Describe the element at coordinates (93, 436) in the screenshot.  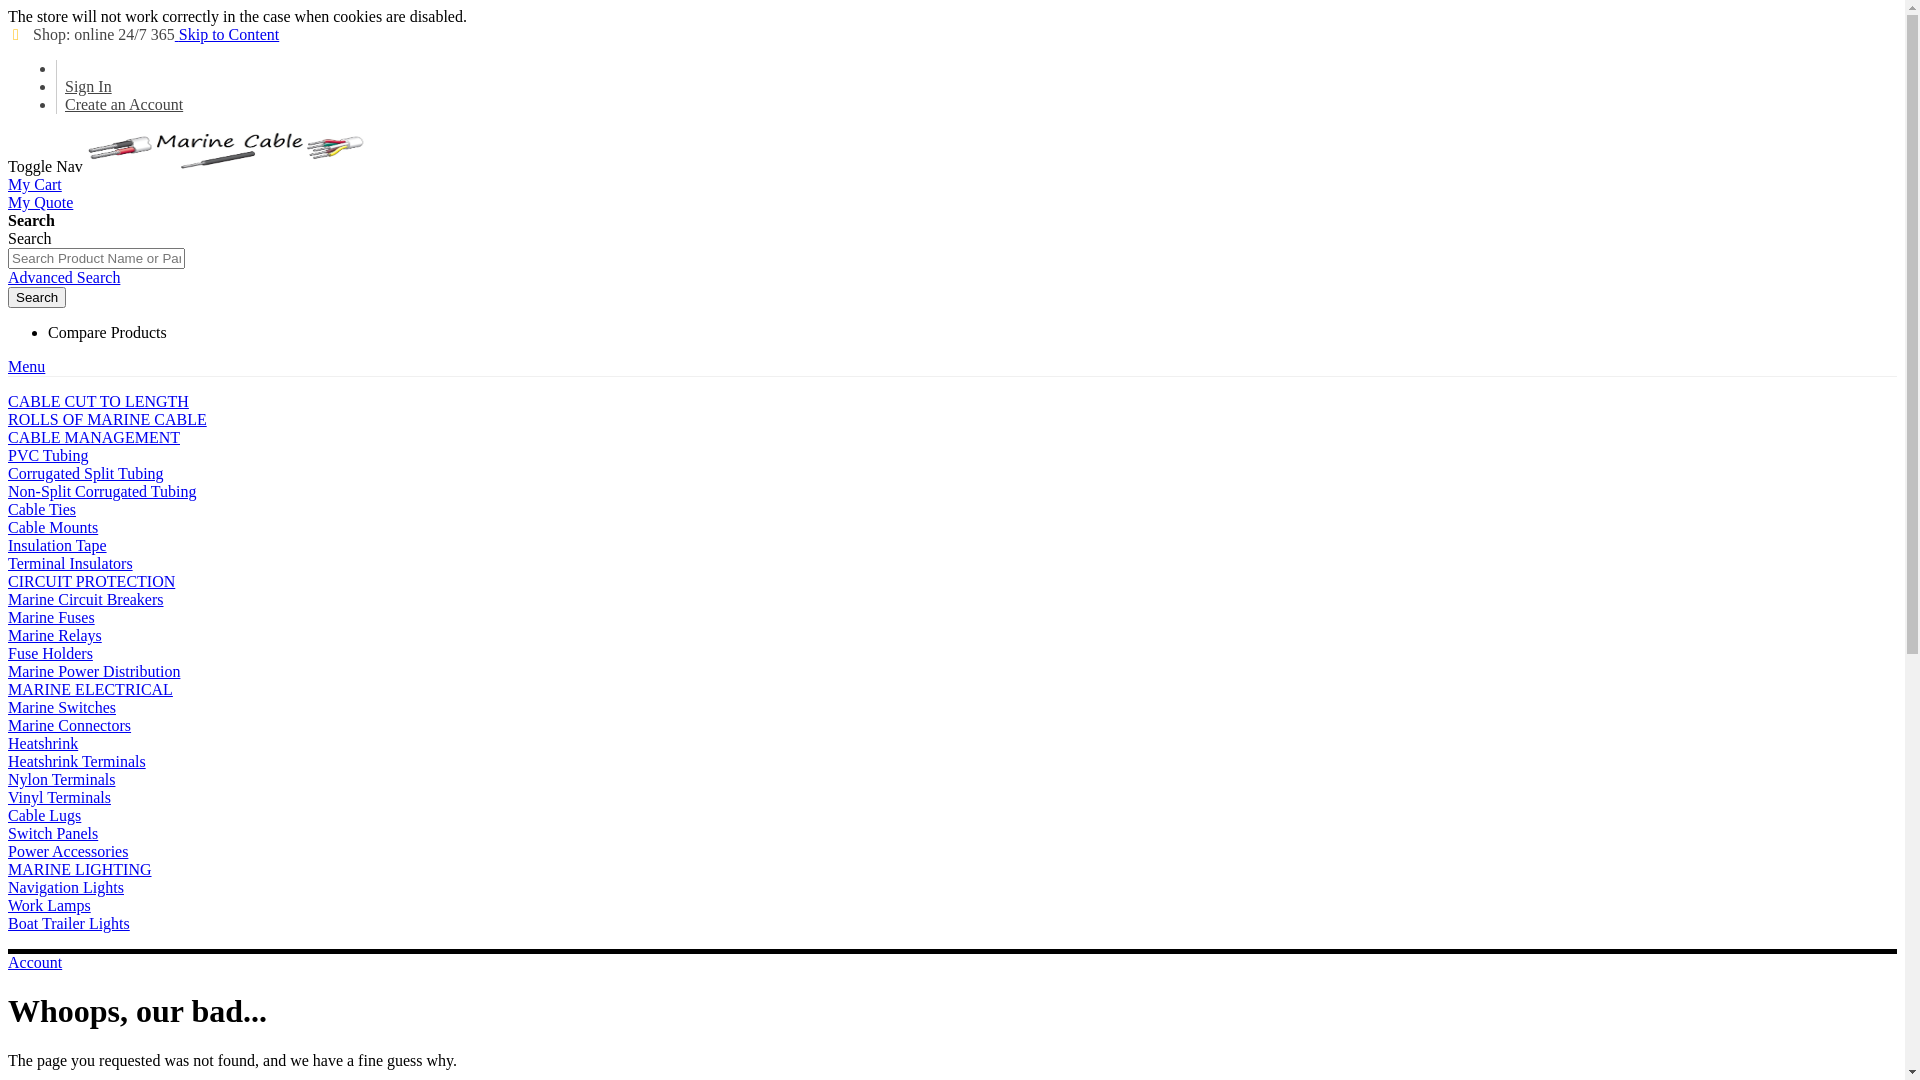
I see `'CABLE MANAGEMENT'` at that location.